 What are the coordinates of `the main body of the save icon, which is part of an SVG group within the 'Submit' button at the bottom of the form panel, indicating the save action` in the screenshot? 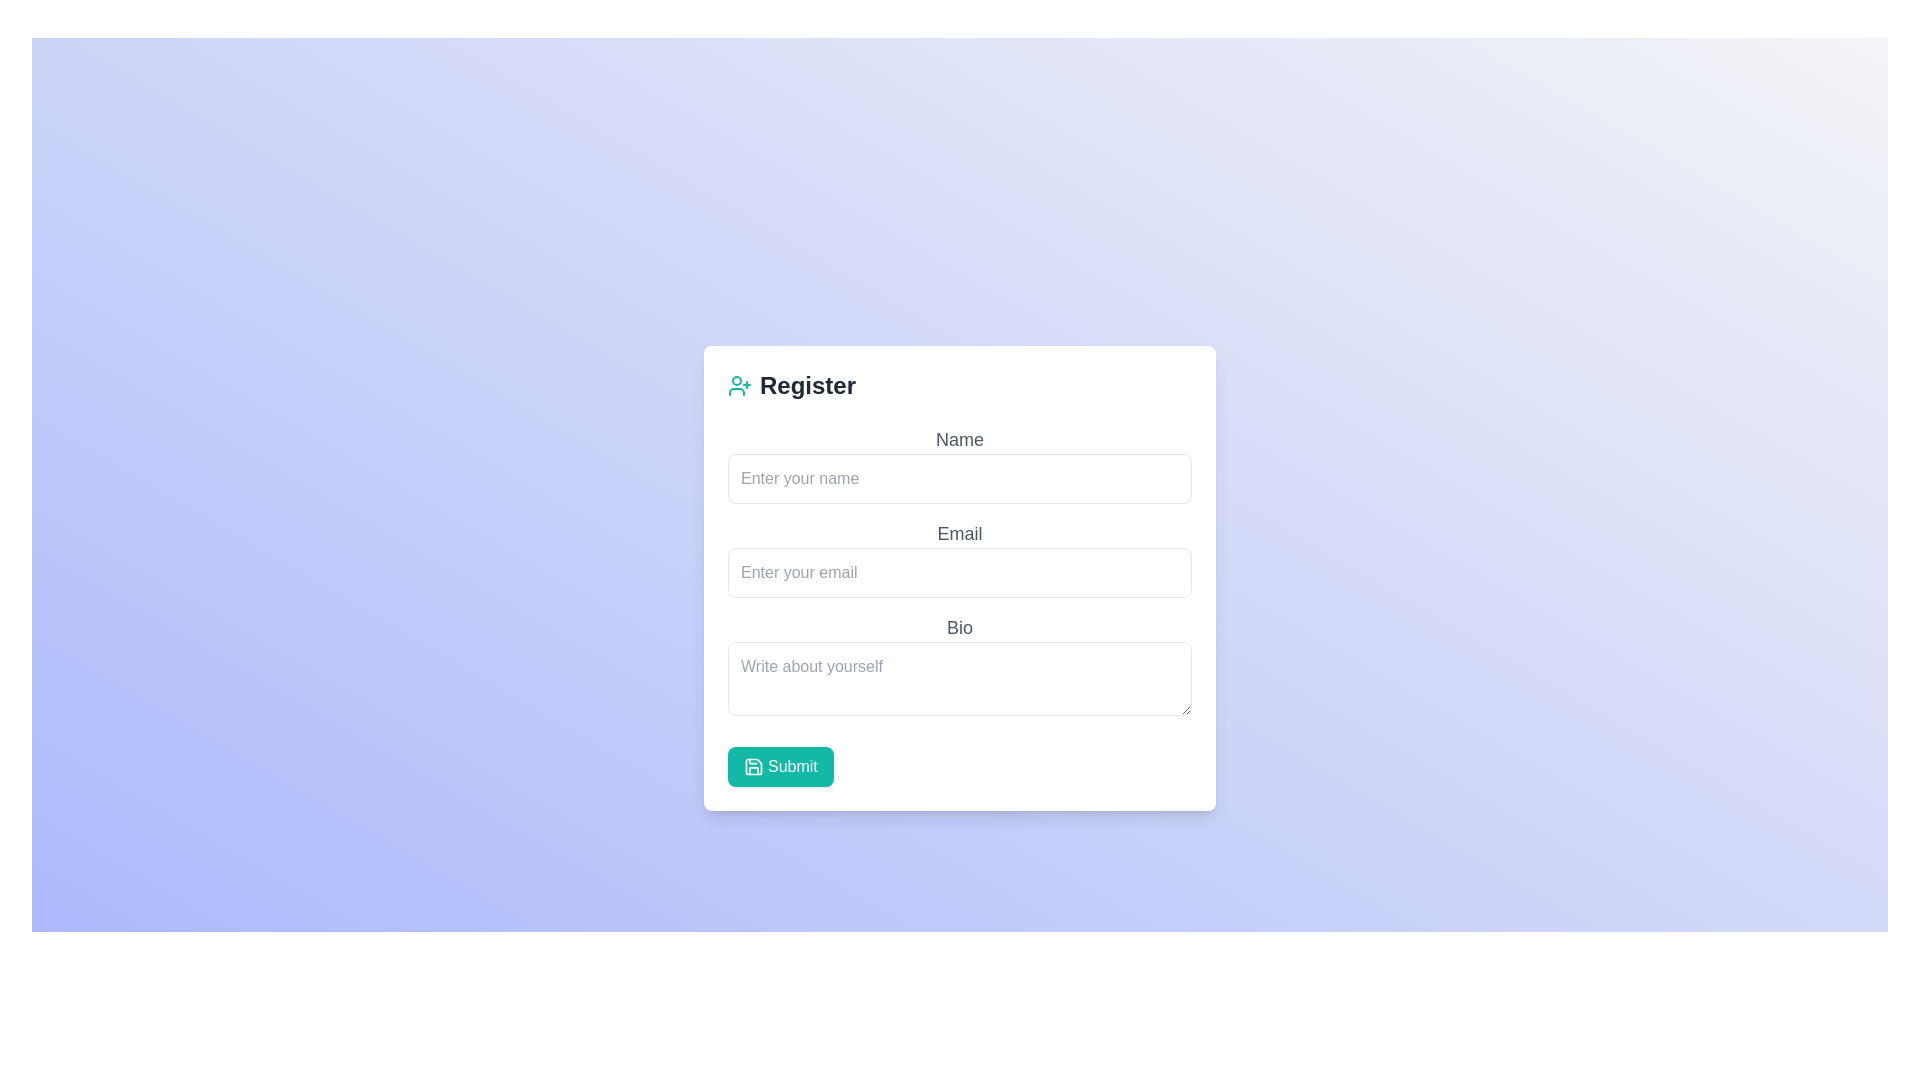 It's located at (752, 765).